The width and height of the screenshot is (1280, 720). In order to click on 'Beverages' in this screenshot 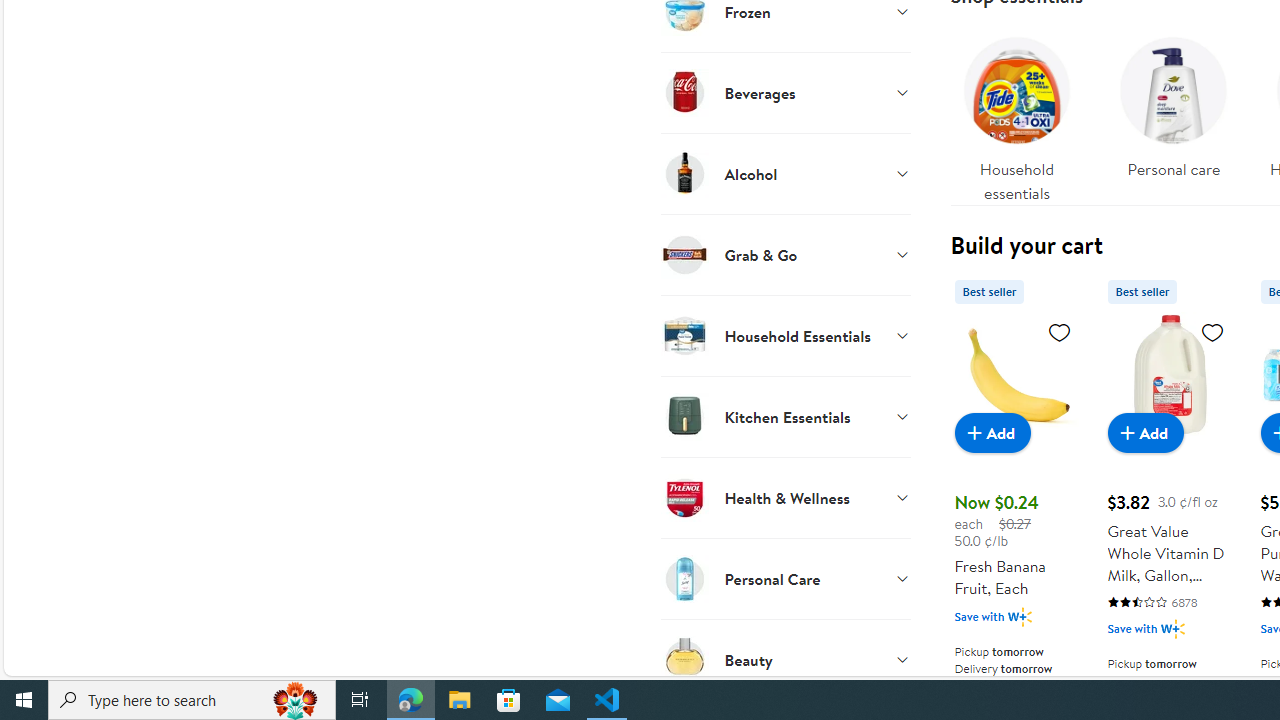, I will do `click(784, 92)`.